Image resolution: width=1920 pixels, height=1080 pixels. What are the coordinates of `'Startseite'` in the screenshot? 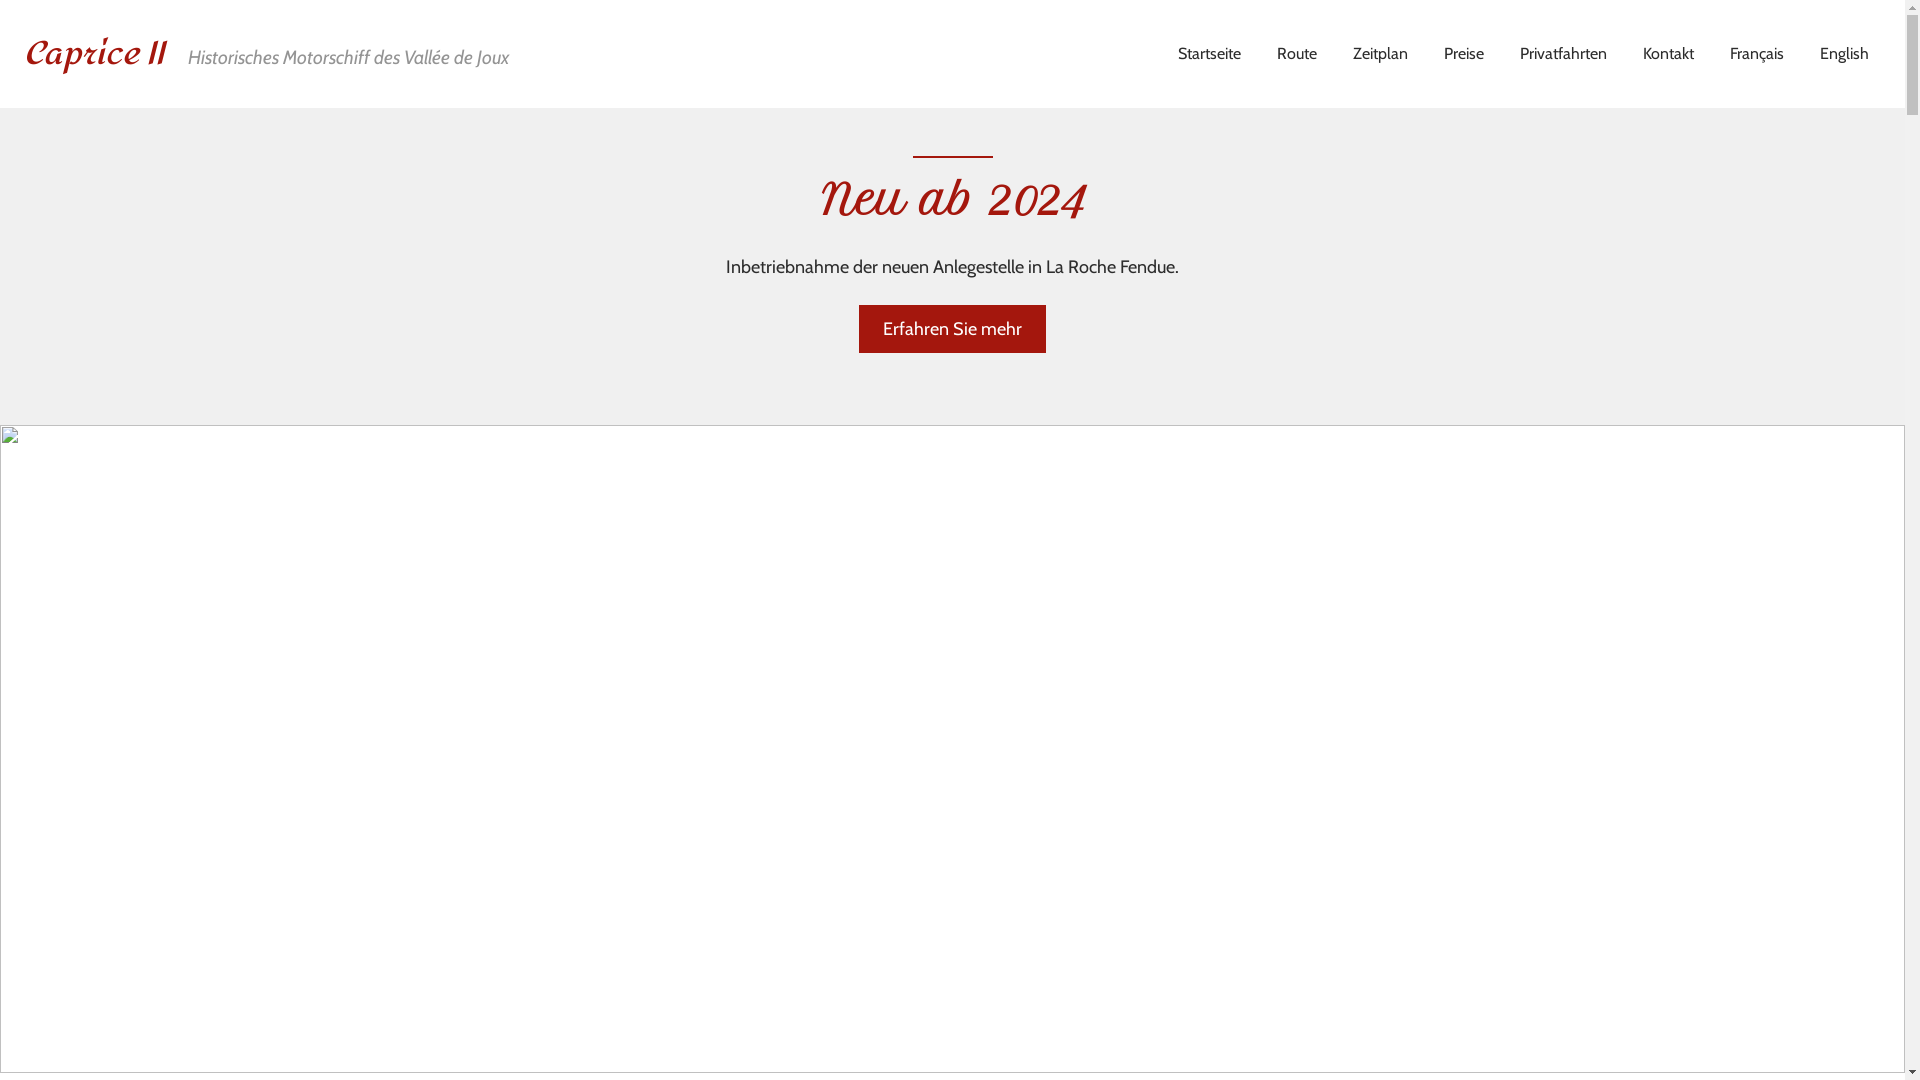 It's located at (1208, 53).